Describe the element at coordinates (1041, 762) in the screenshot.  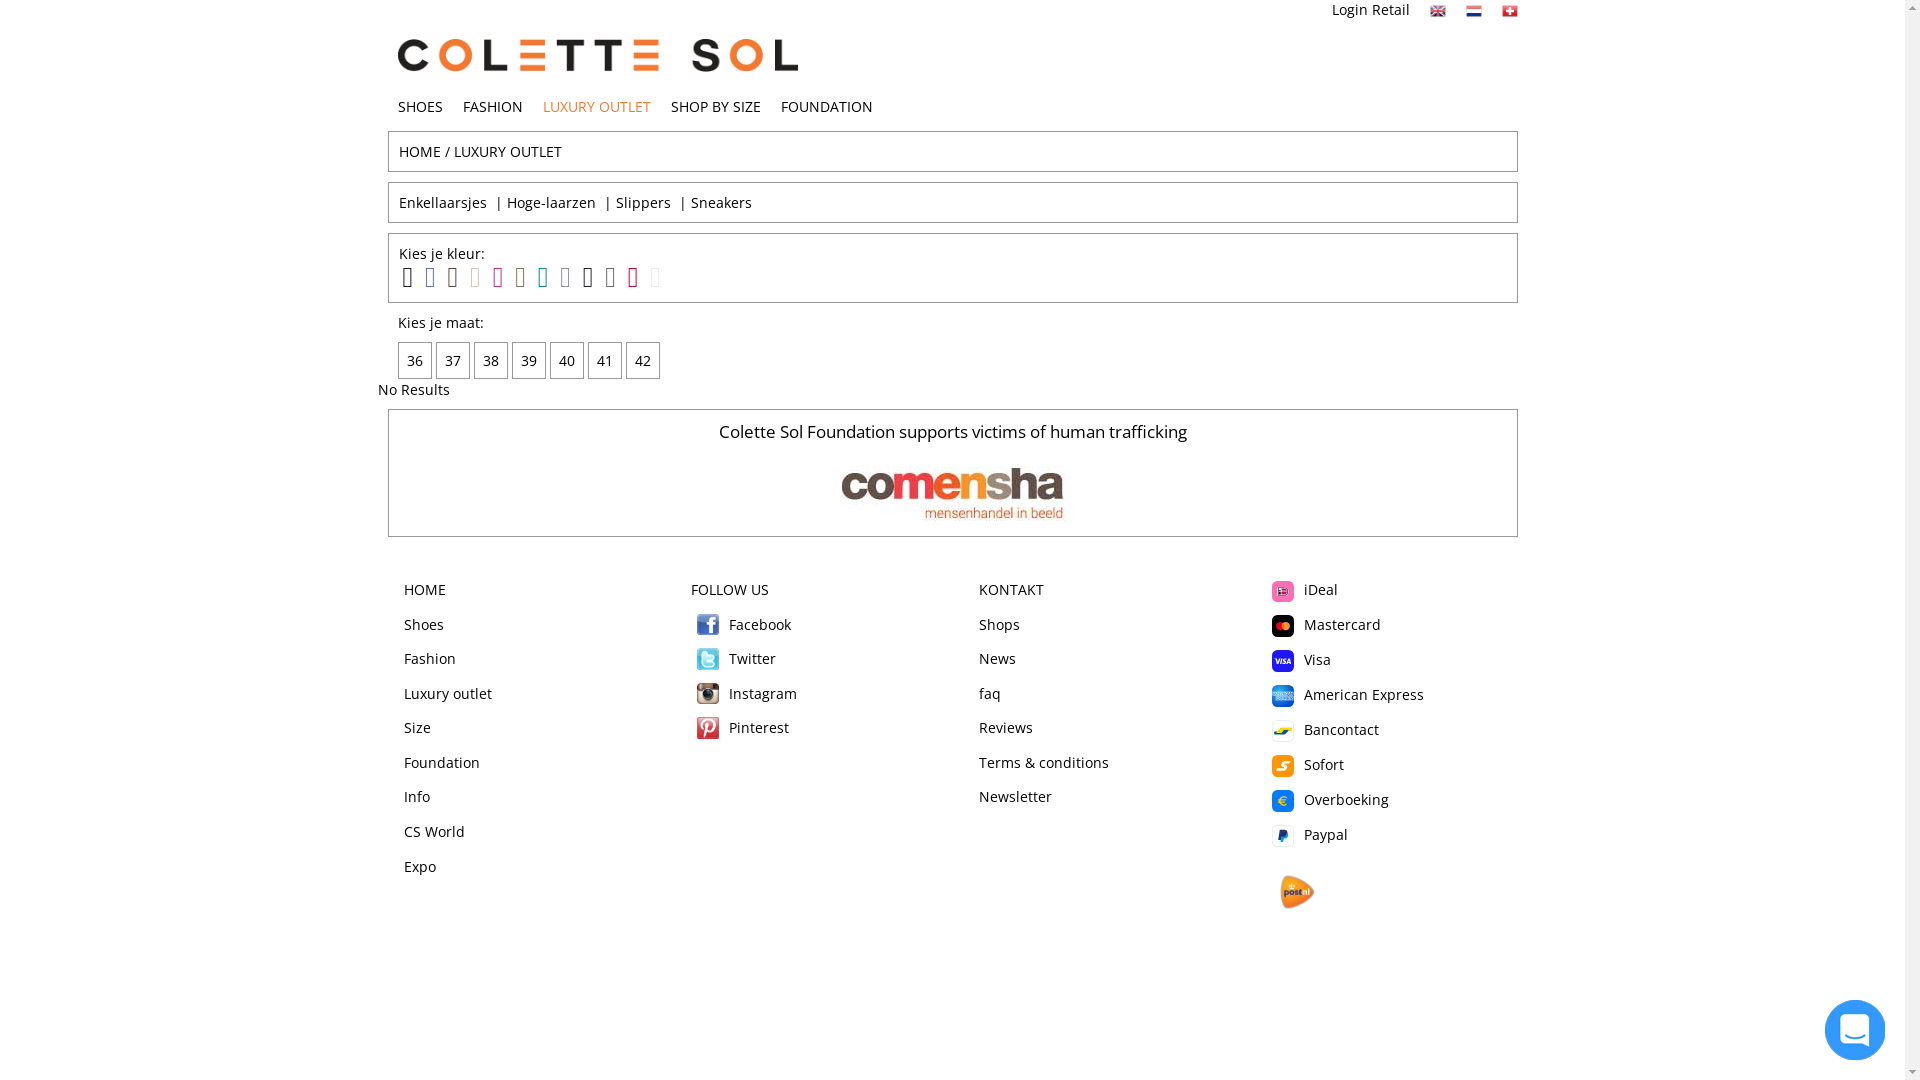
I see `'Terms & conditions'` at that location.